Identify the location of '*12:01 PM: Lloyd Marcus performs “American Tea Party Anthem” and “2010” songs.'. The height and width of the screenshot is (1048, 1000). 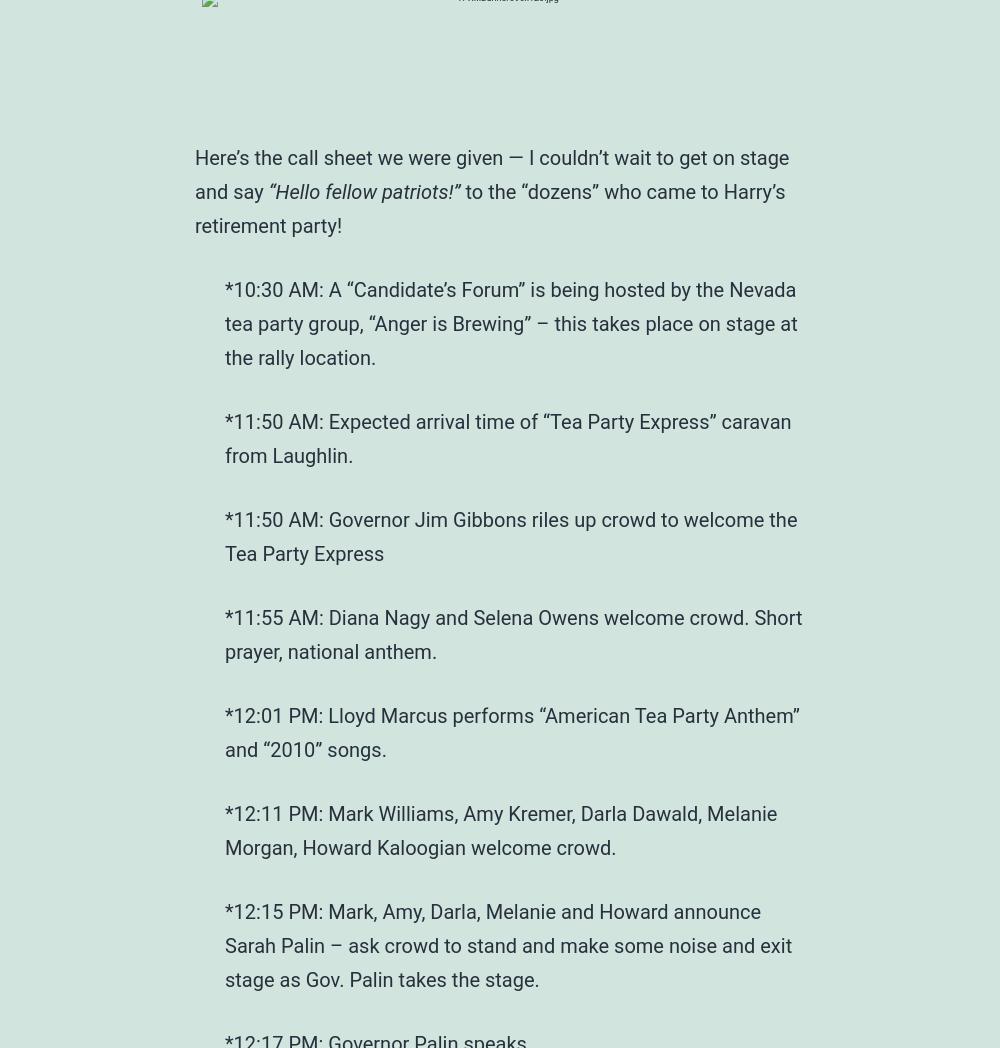
(512, 731).